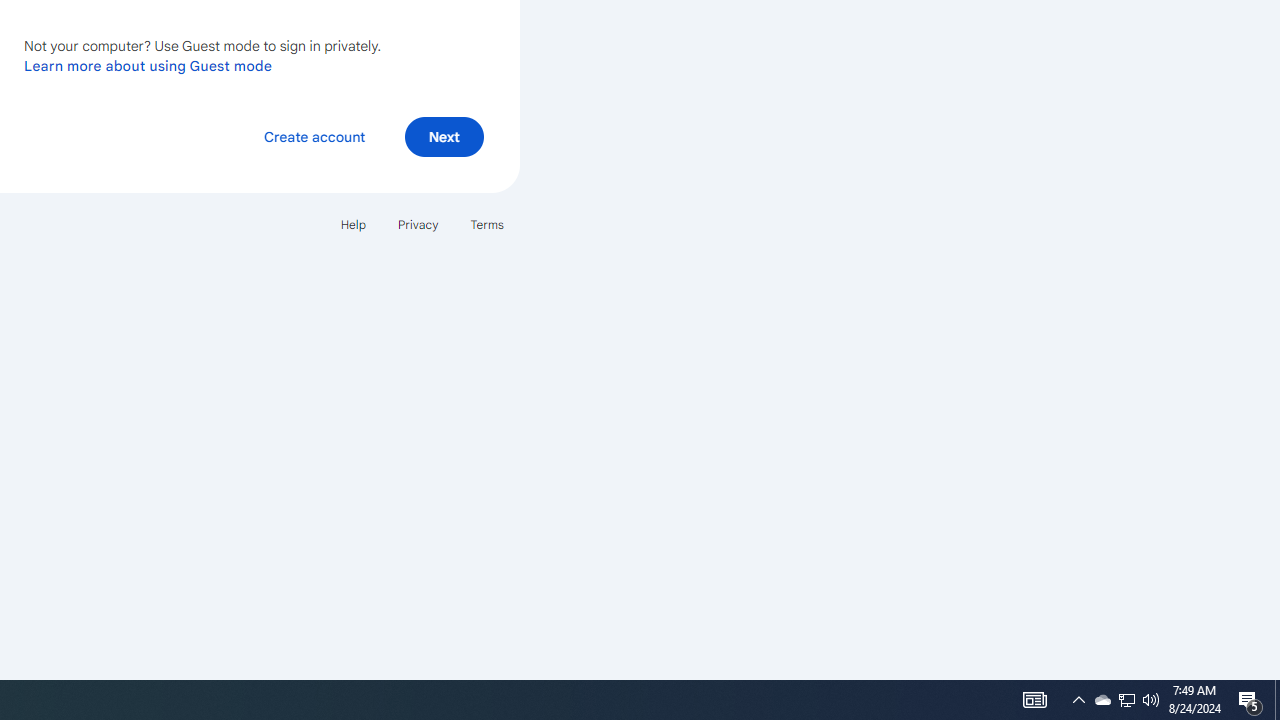 This screenshot has width=1280, height=720. Describe the element at coordinates (487, 224) in the screenshot. I see `'Terms'` at that location.